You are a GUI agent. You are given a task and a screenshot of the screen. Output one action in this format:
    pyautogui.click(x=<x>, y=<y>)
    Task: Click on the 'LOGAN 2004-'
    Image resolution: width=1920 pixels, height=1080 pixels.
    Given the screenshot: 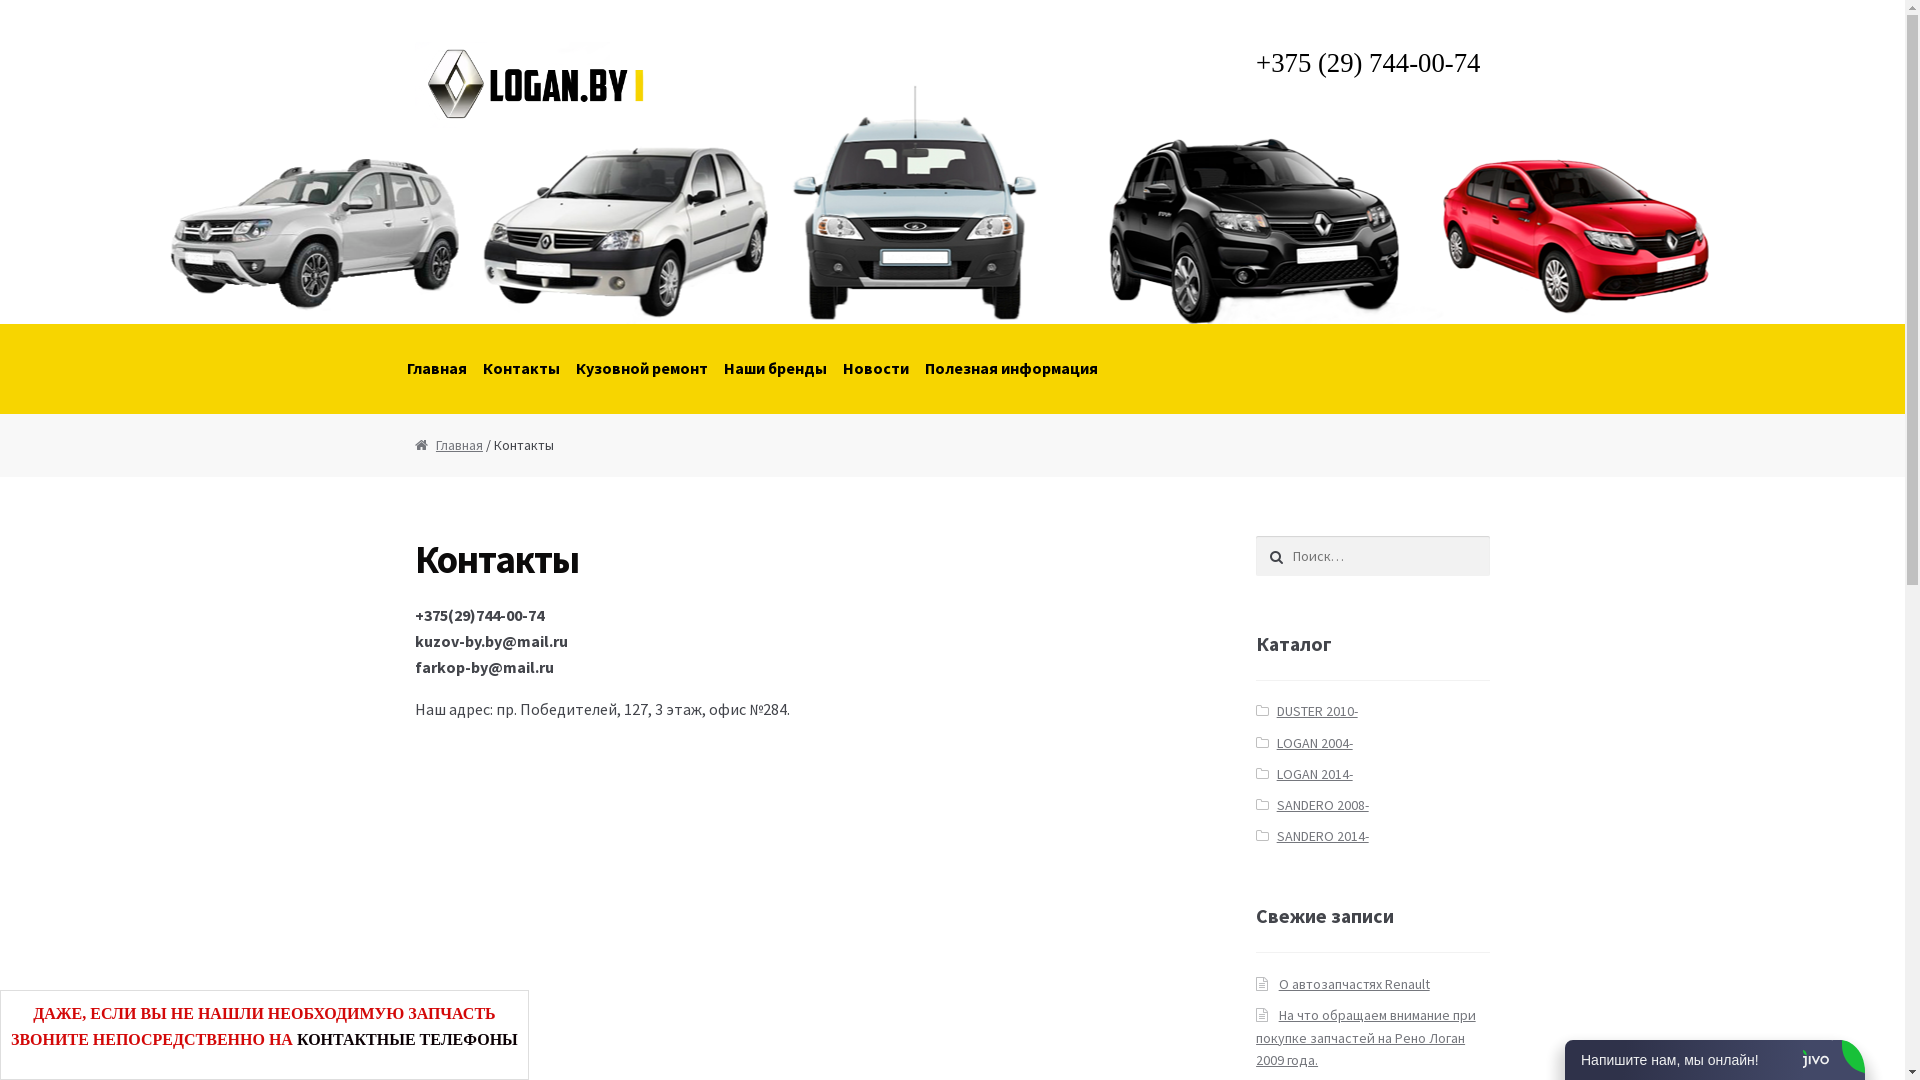 What is the action you would take?
    pyautogui.click(x=1315, y=743)
    